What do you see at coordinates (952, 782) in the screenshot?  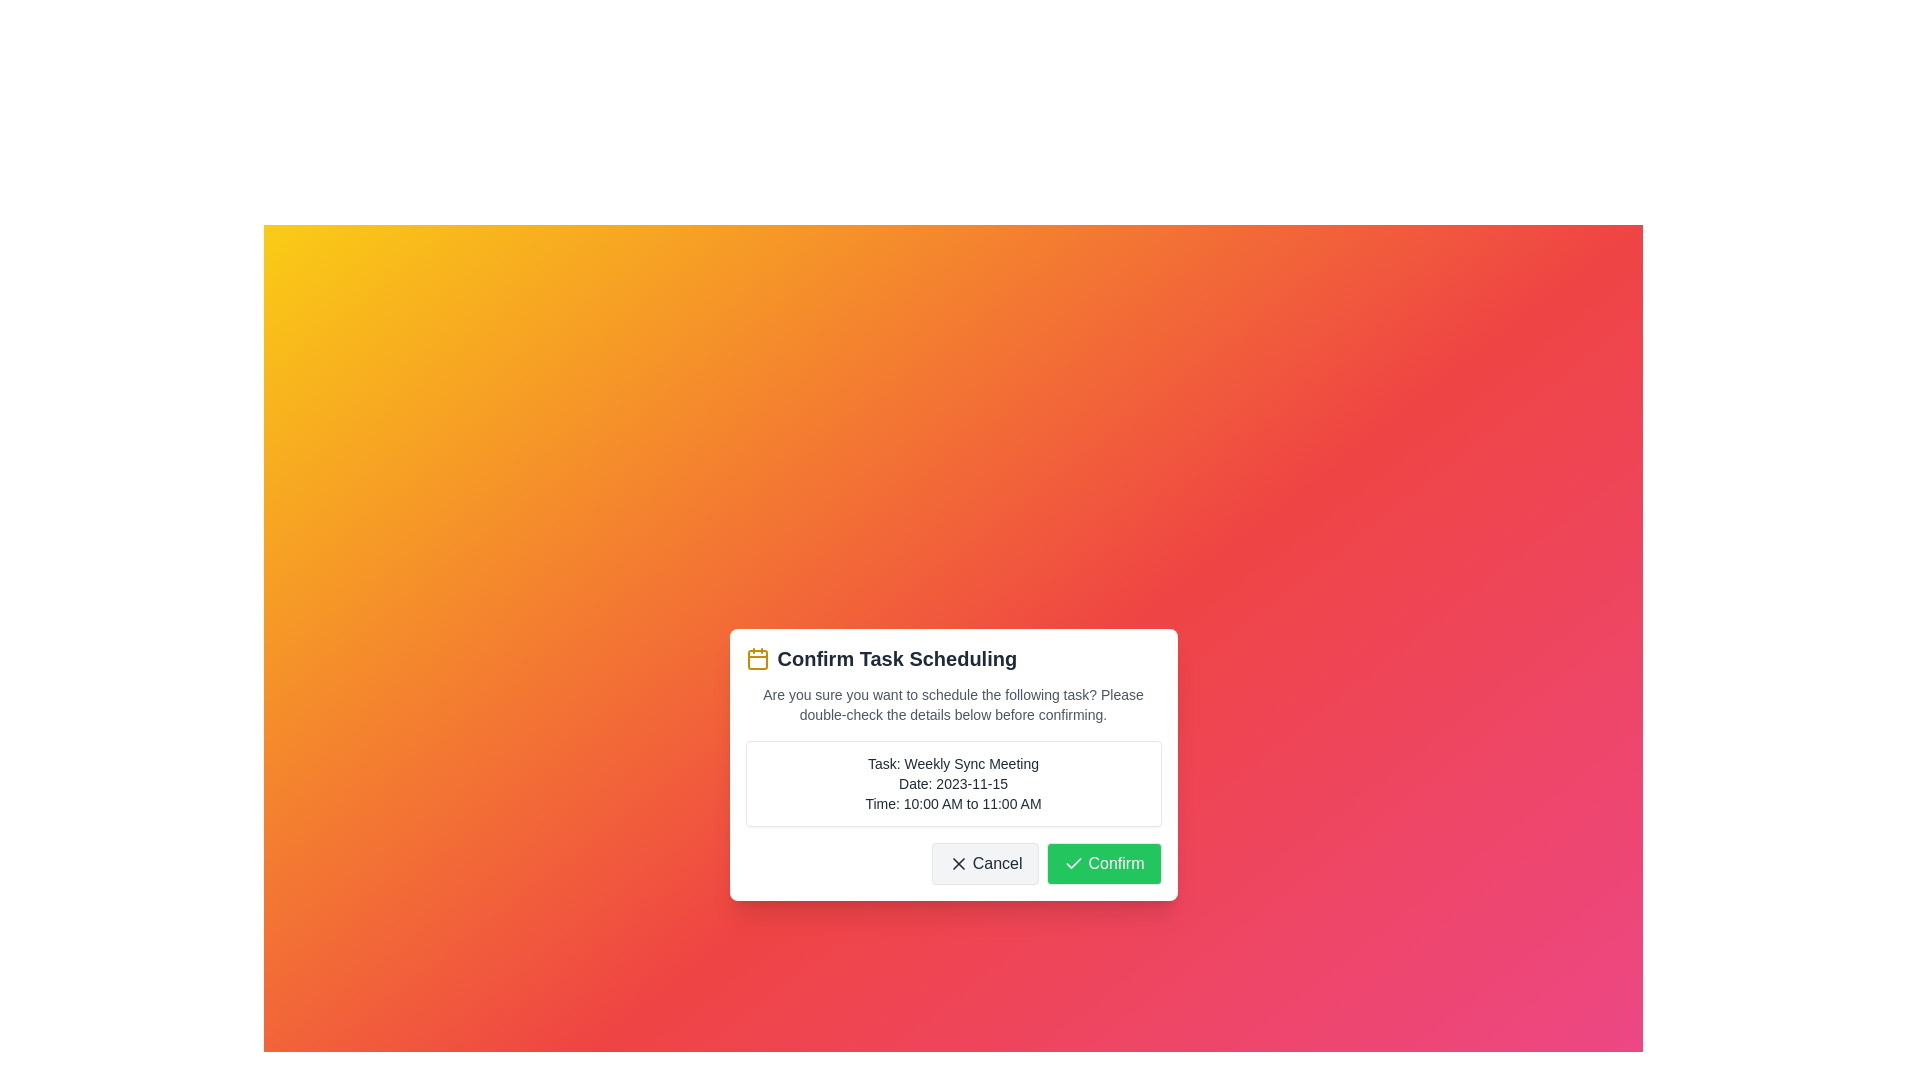 I see `the Text Display Box that displays the task title 'Task: Weekly Sync Meeting', the date 'Date: 2023-11-15', and the time range 'Time: 10:00 AM to 11:00 AM', which is centrally located in the modal dialog box` at bounding box center [952, 782].